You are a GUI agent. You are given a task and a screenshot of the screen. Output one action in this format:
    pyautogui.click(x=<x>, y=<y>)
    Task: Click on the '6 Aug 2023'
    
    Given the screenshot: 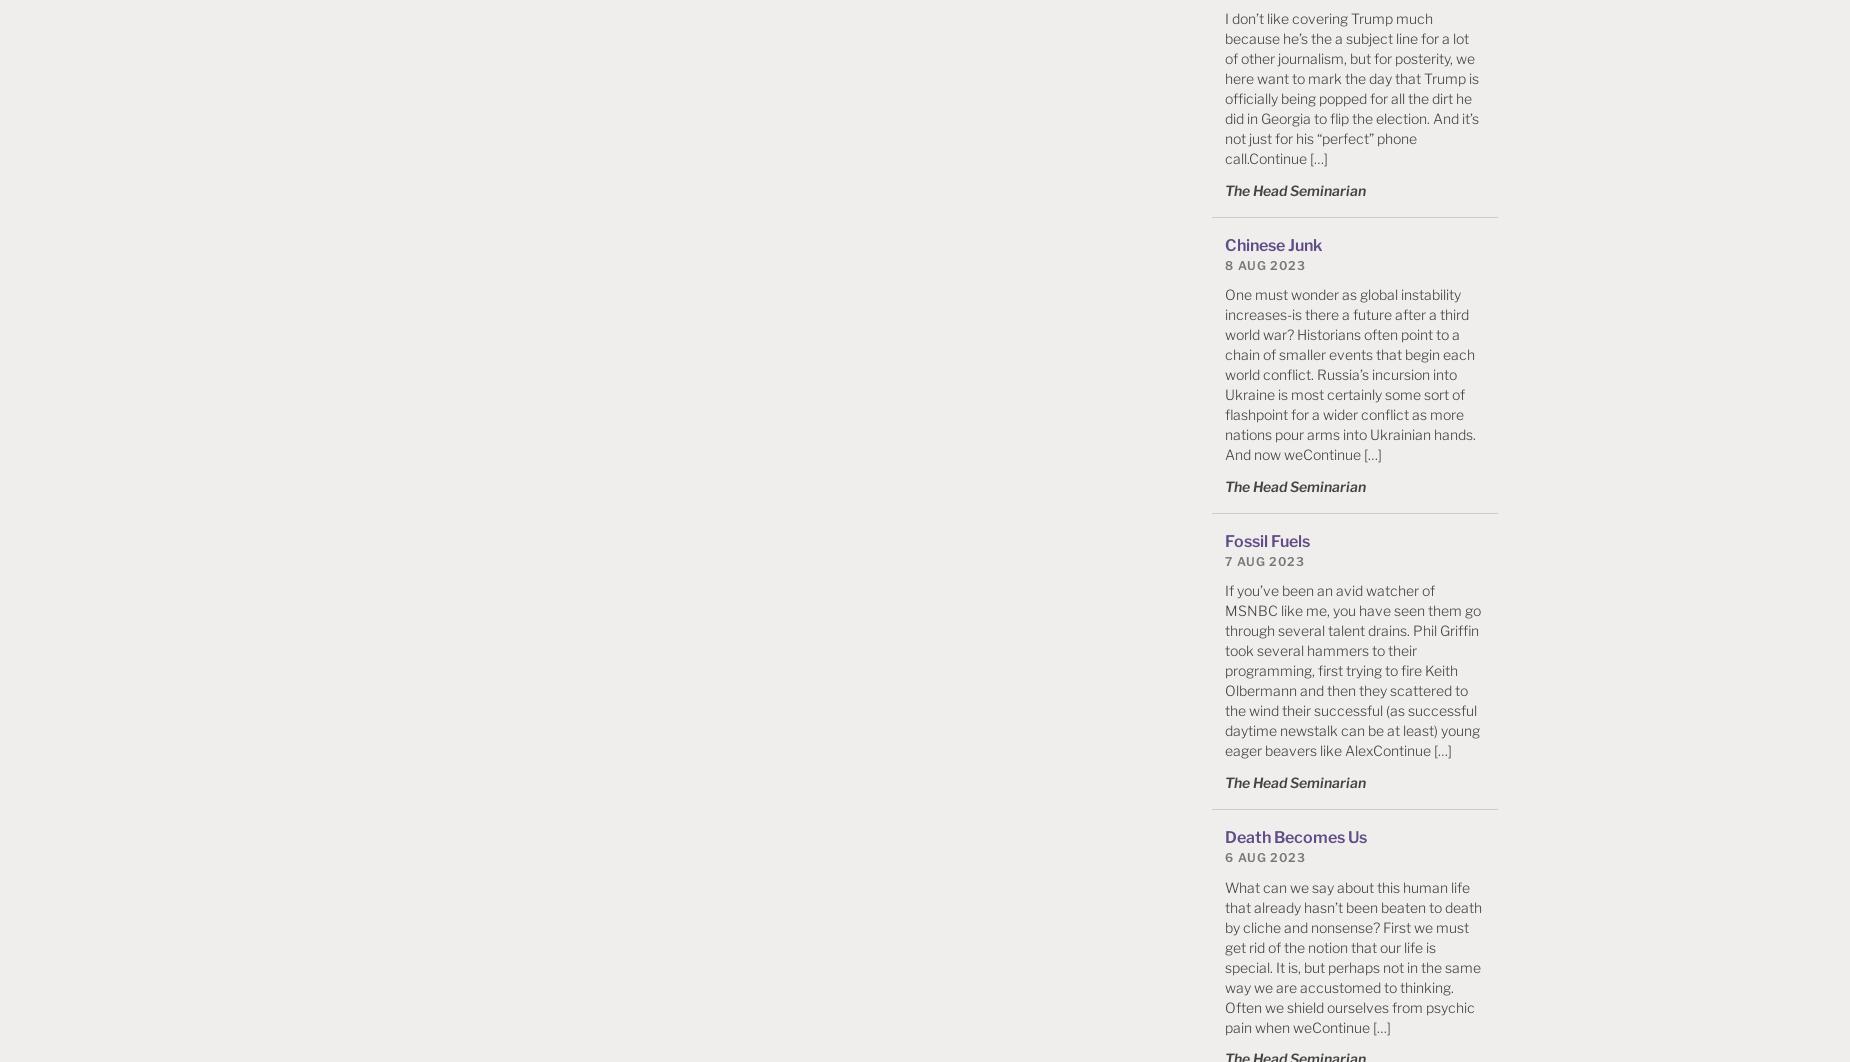 What is the action you would take?
    pyautogui.click(x=1264, y=855)
    